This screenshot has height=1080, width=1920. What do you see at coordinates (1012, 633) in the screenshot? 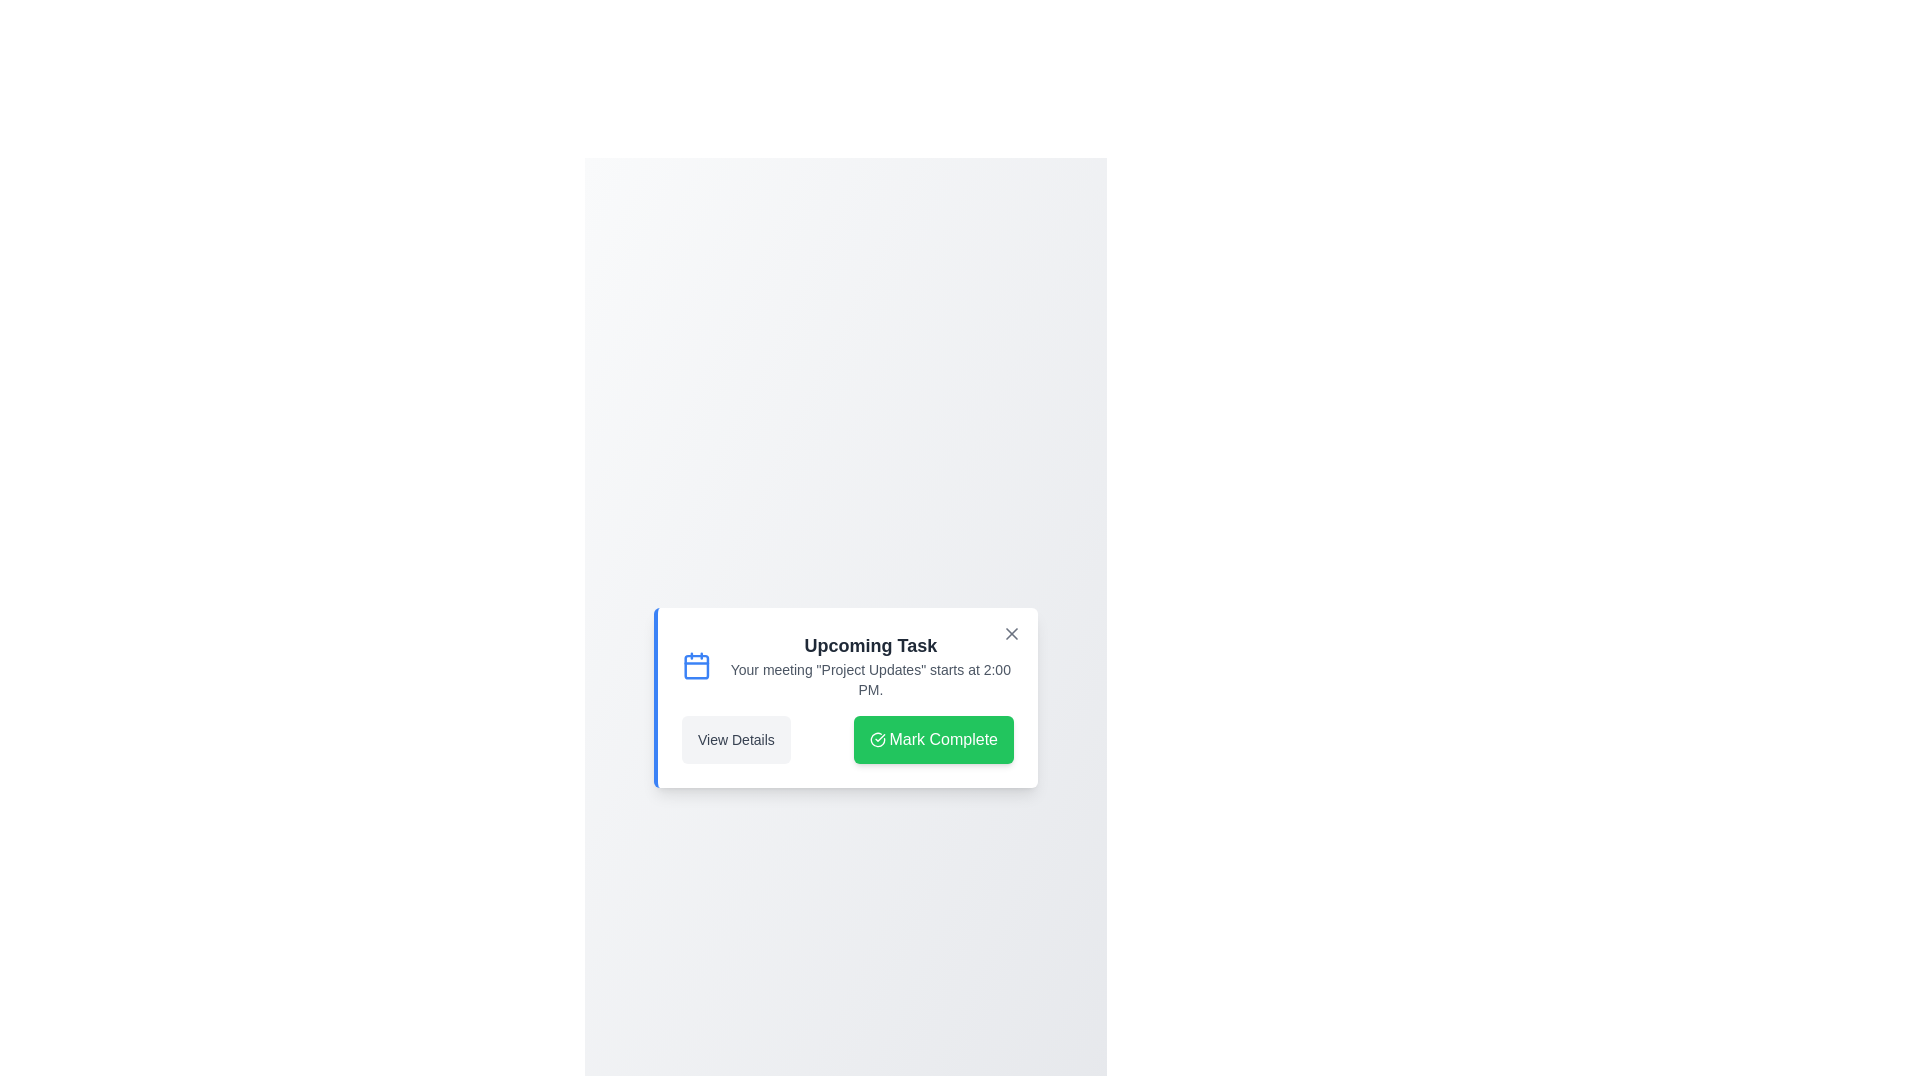
I see `the close button to dismiss the reminder alert` at bounding box center [1012, 633].